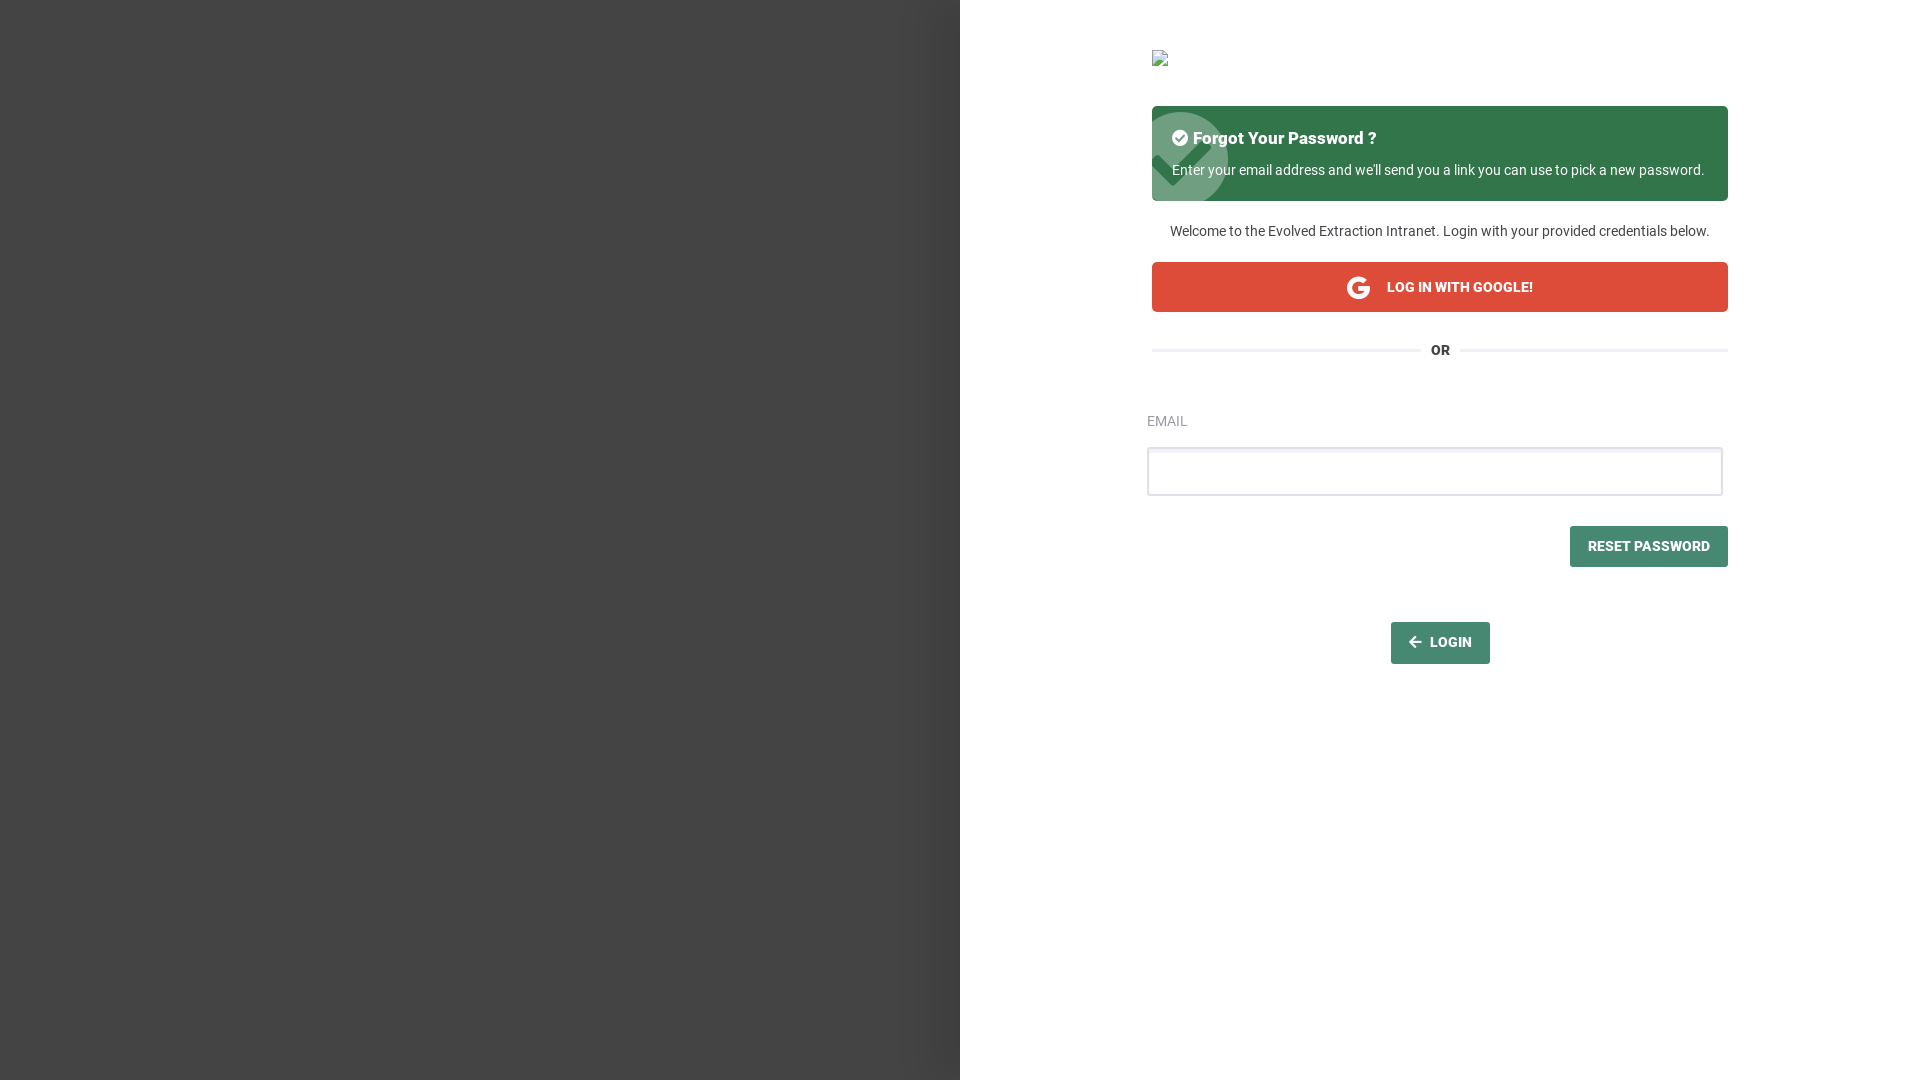  I want to click on 'Reset Password', so click(1568, 547).